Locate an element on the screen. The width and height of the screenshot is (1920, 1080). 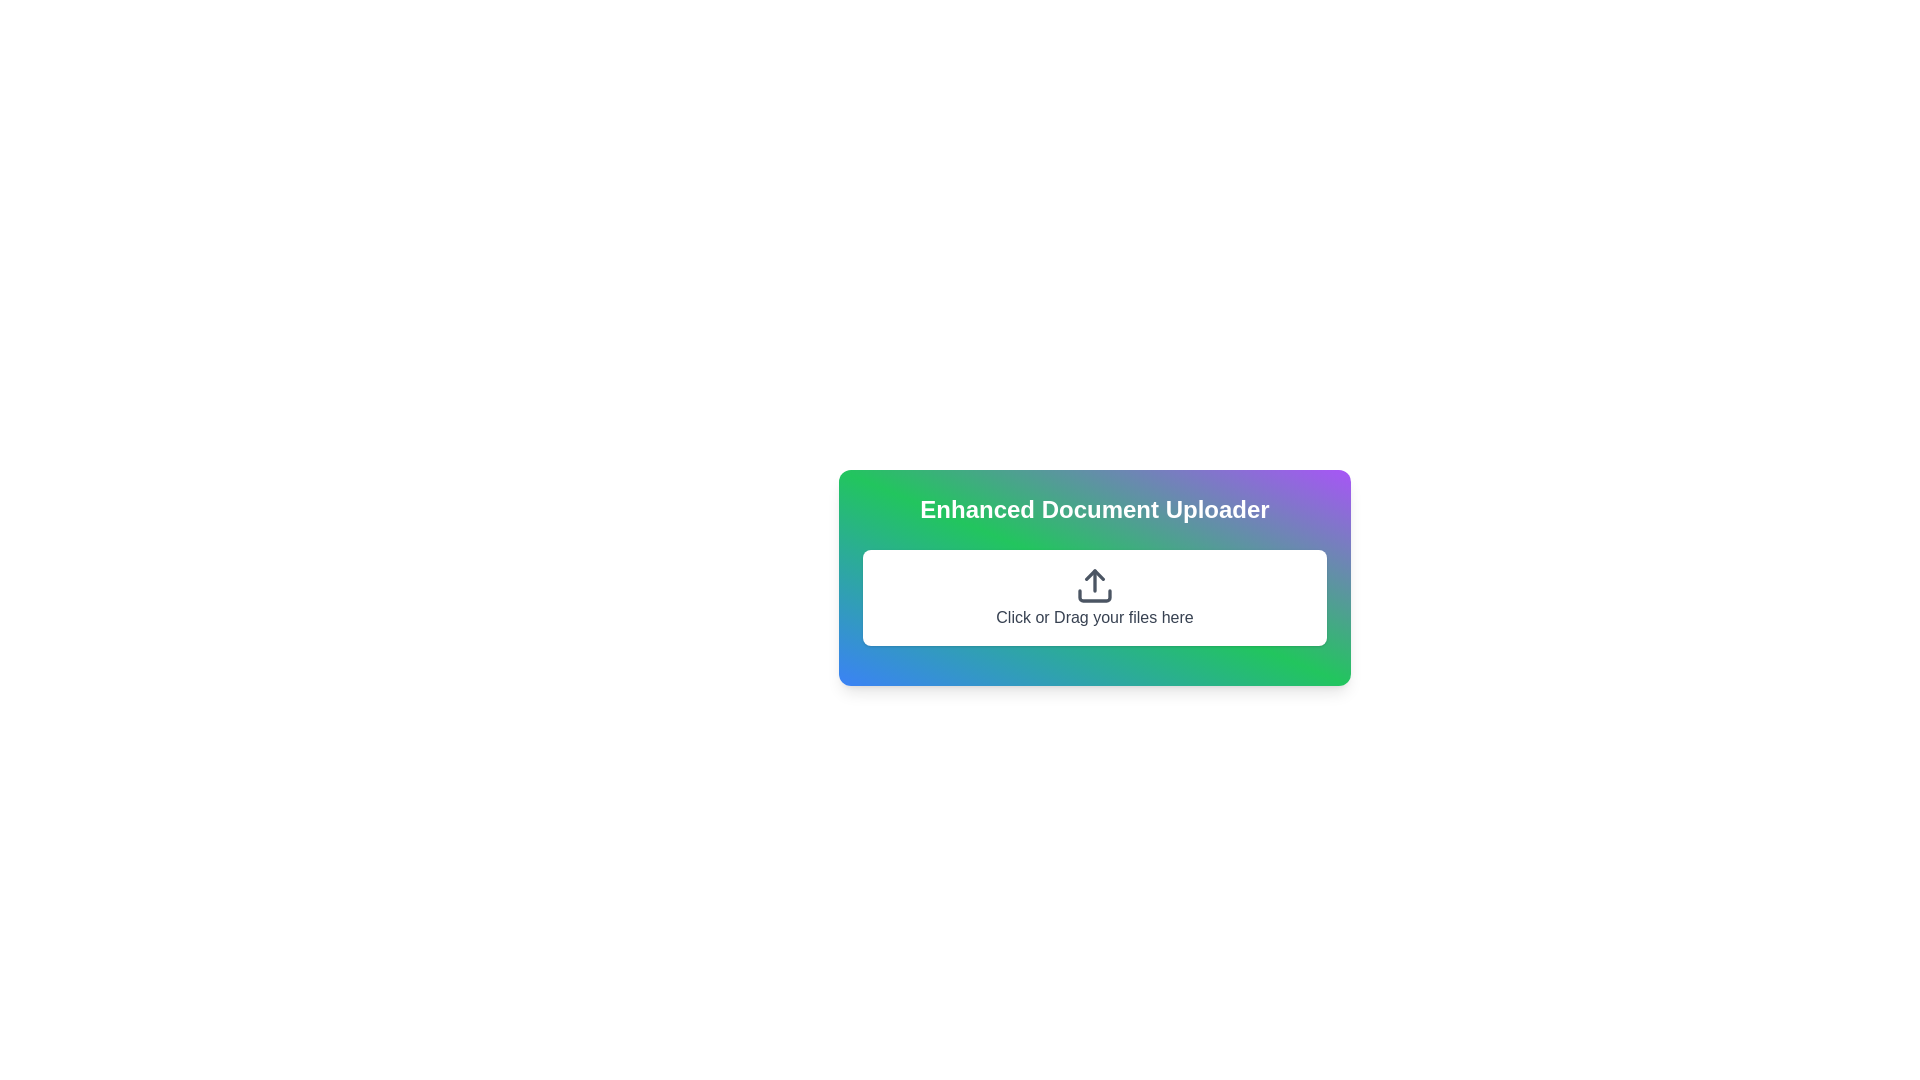
the File upload drop area, which features a white background, rounded borders, and an upward arrow icon above the text 'Click or Drag your files here' is located at coordinates (1093, 596).